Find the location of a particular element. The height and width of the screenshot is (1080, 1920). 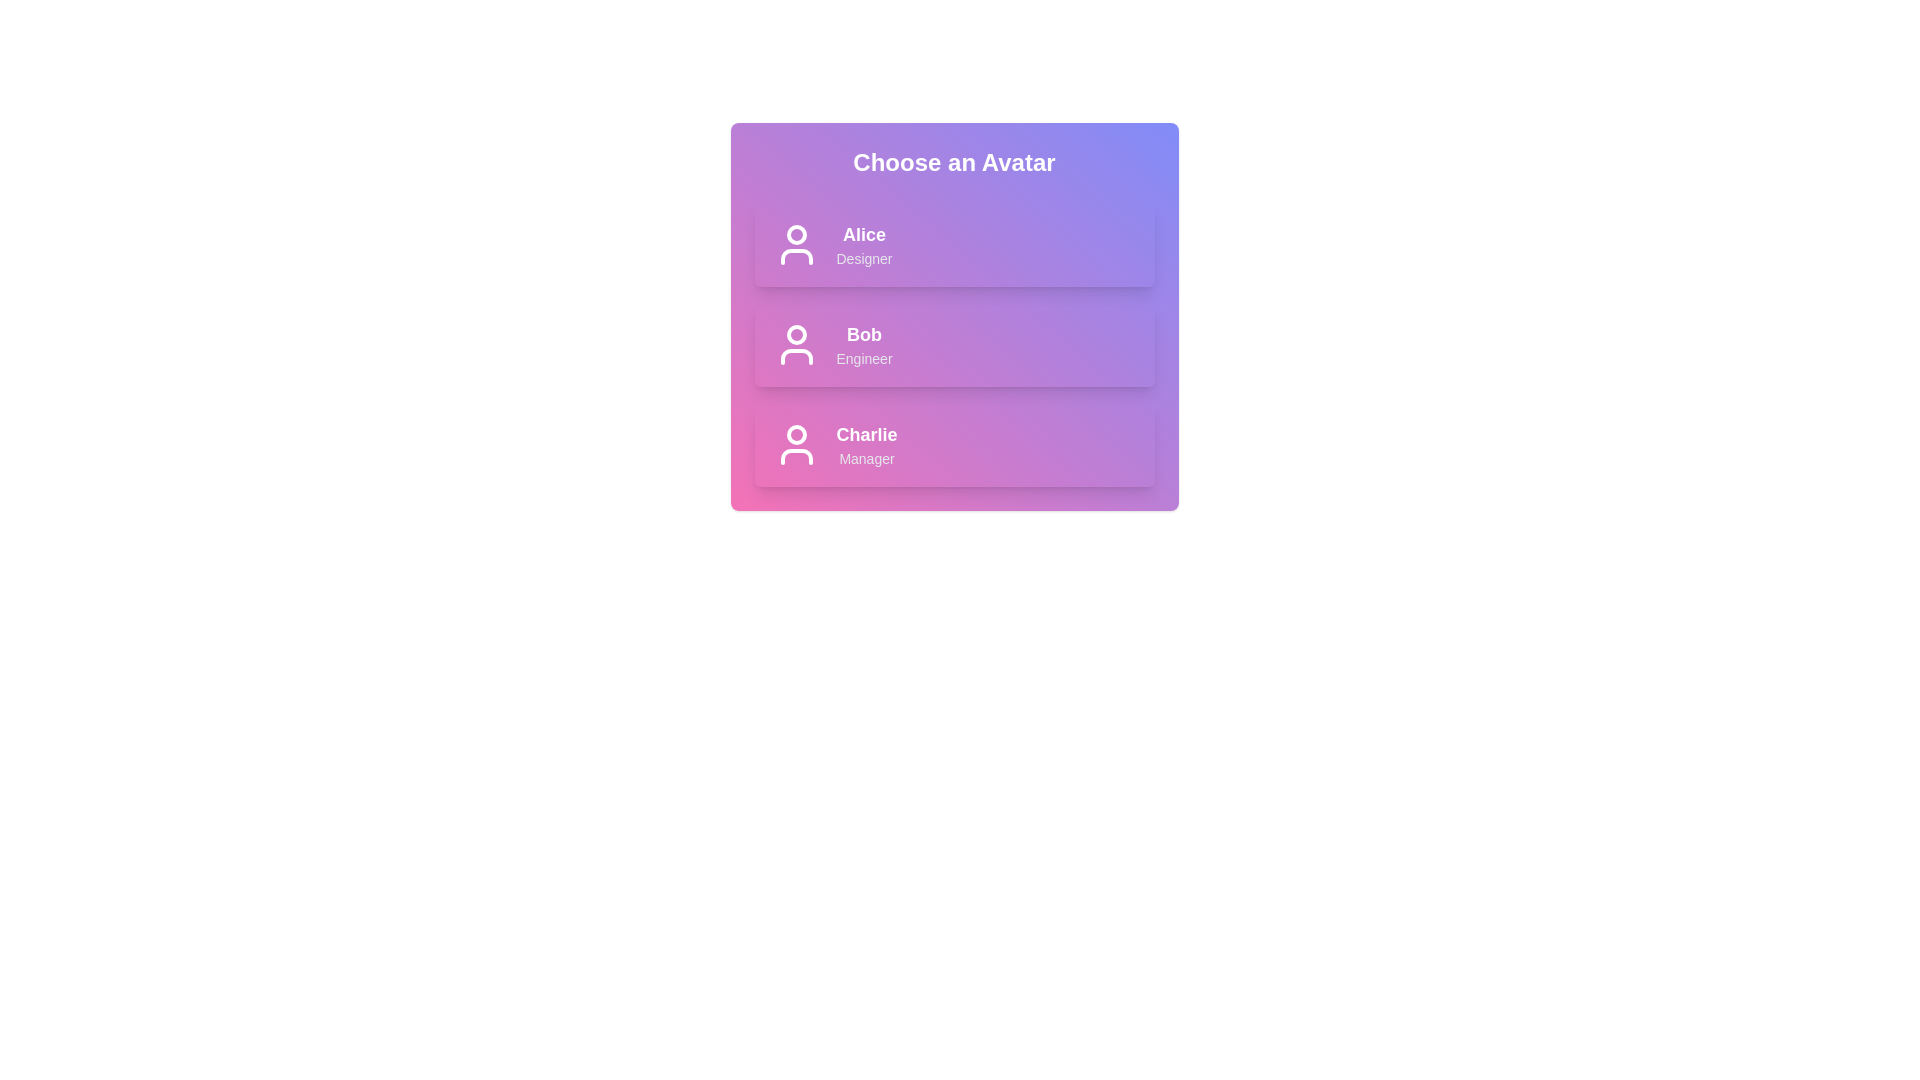

the avatar selection icon corresponding to the user profile name 'Charlie' is located at coordinates (795, 456).